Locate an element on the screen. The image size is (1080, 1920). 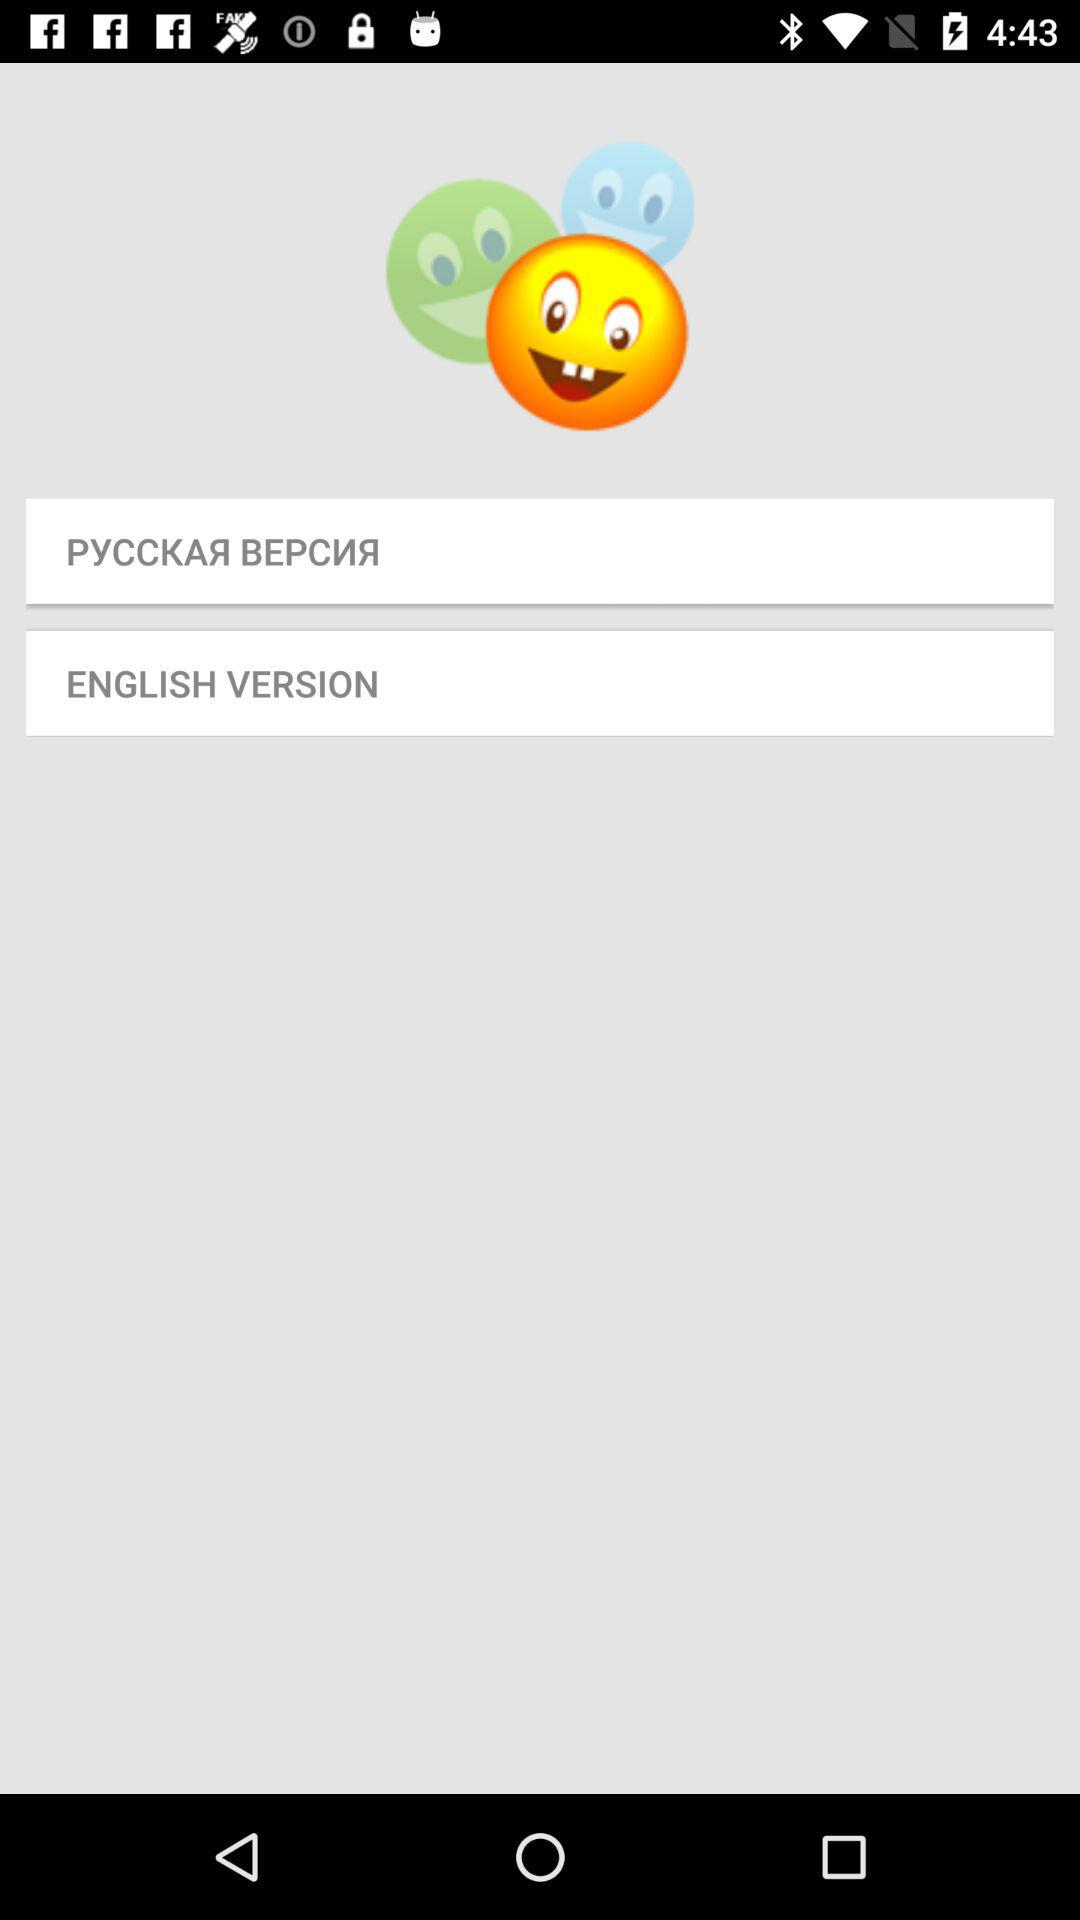
the english version icon is located at coordinates (540, 683).